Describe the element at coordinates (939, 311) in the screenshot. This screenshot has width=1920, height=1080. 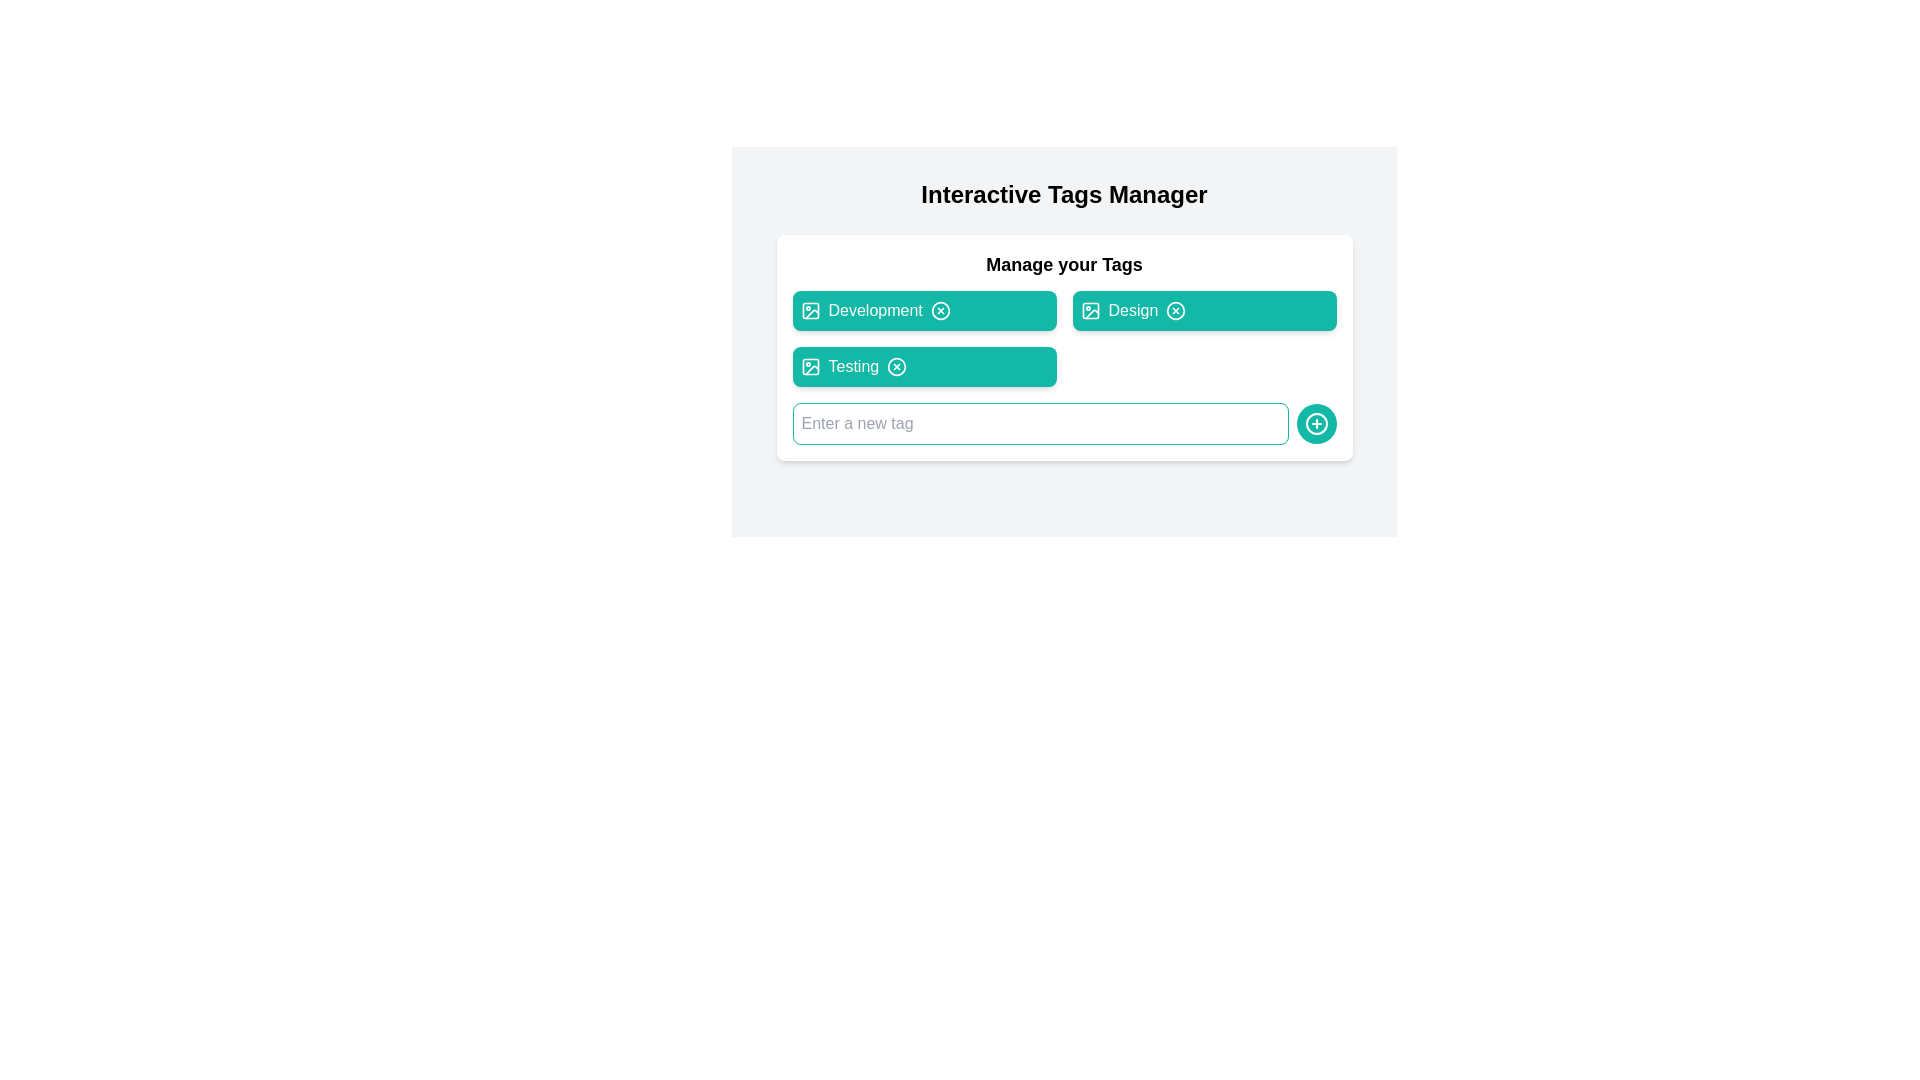
I see `the delete button associated with the 'Development' tag` at that location.